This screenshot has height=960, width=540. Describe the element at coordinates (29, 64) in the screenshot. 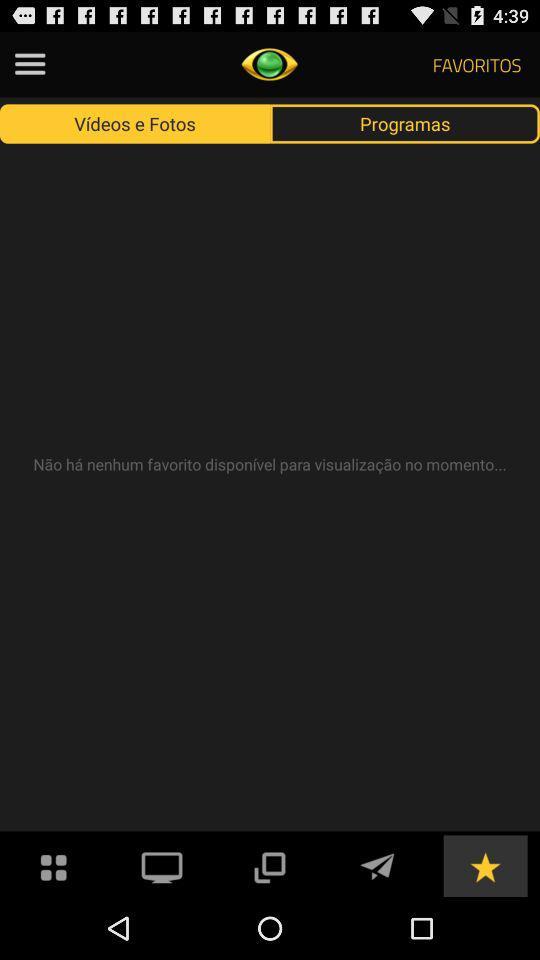

I see `this option menu button` at that location.